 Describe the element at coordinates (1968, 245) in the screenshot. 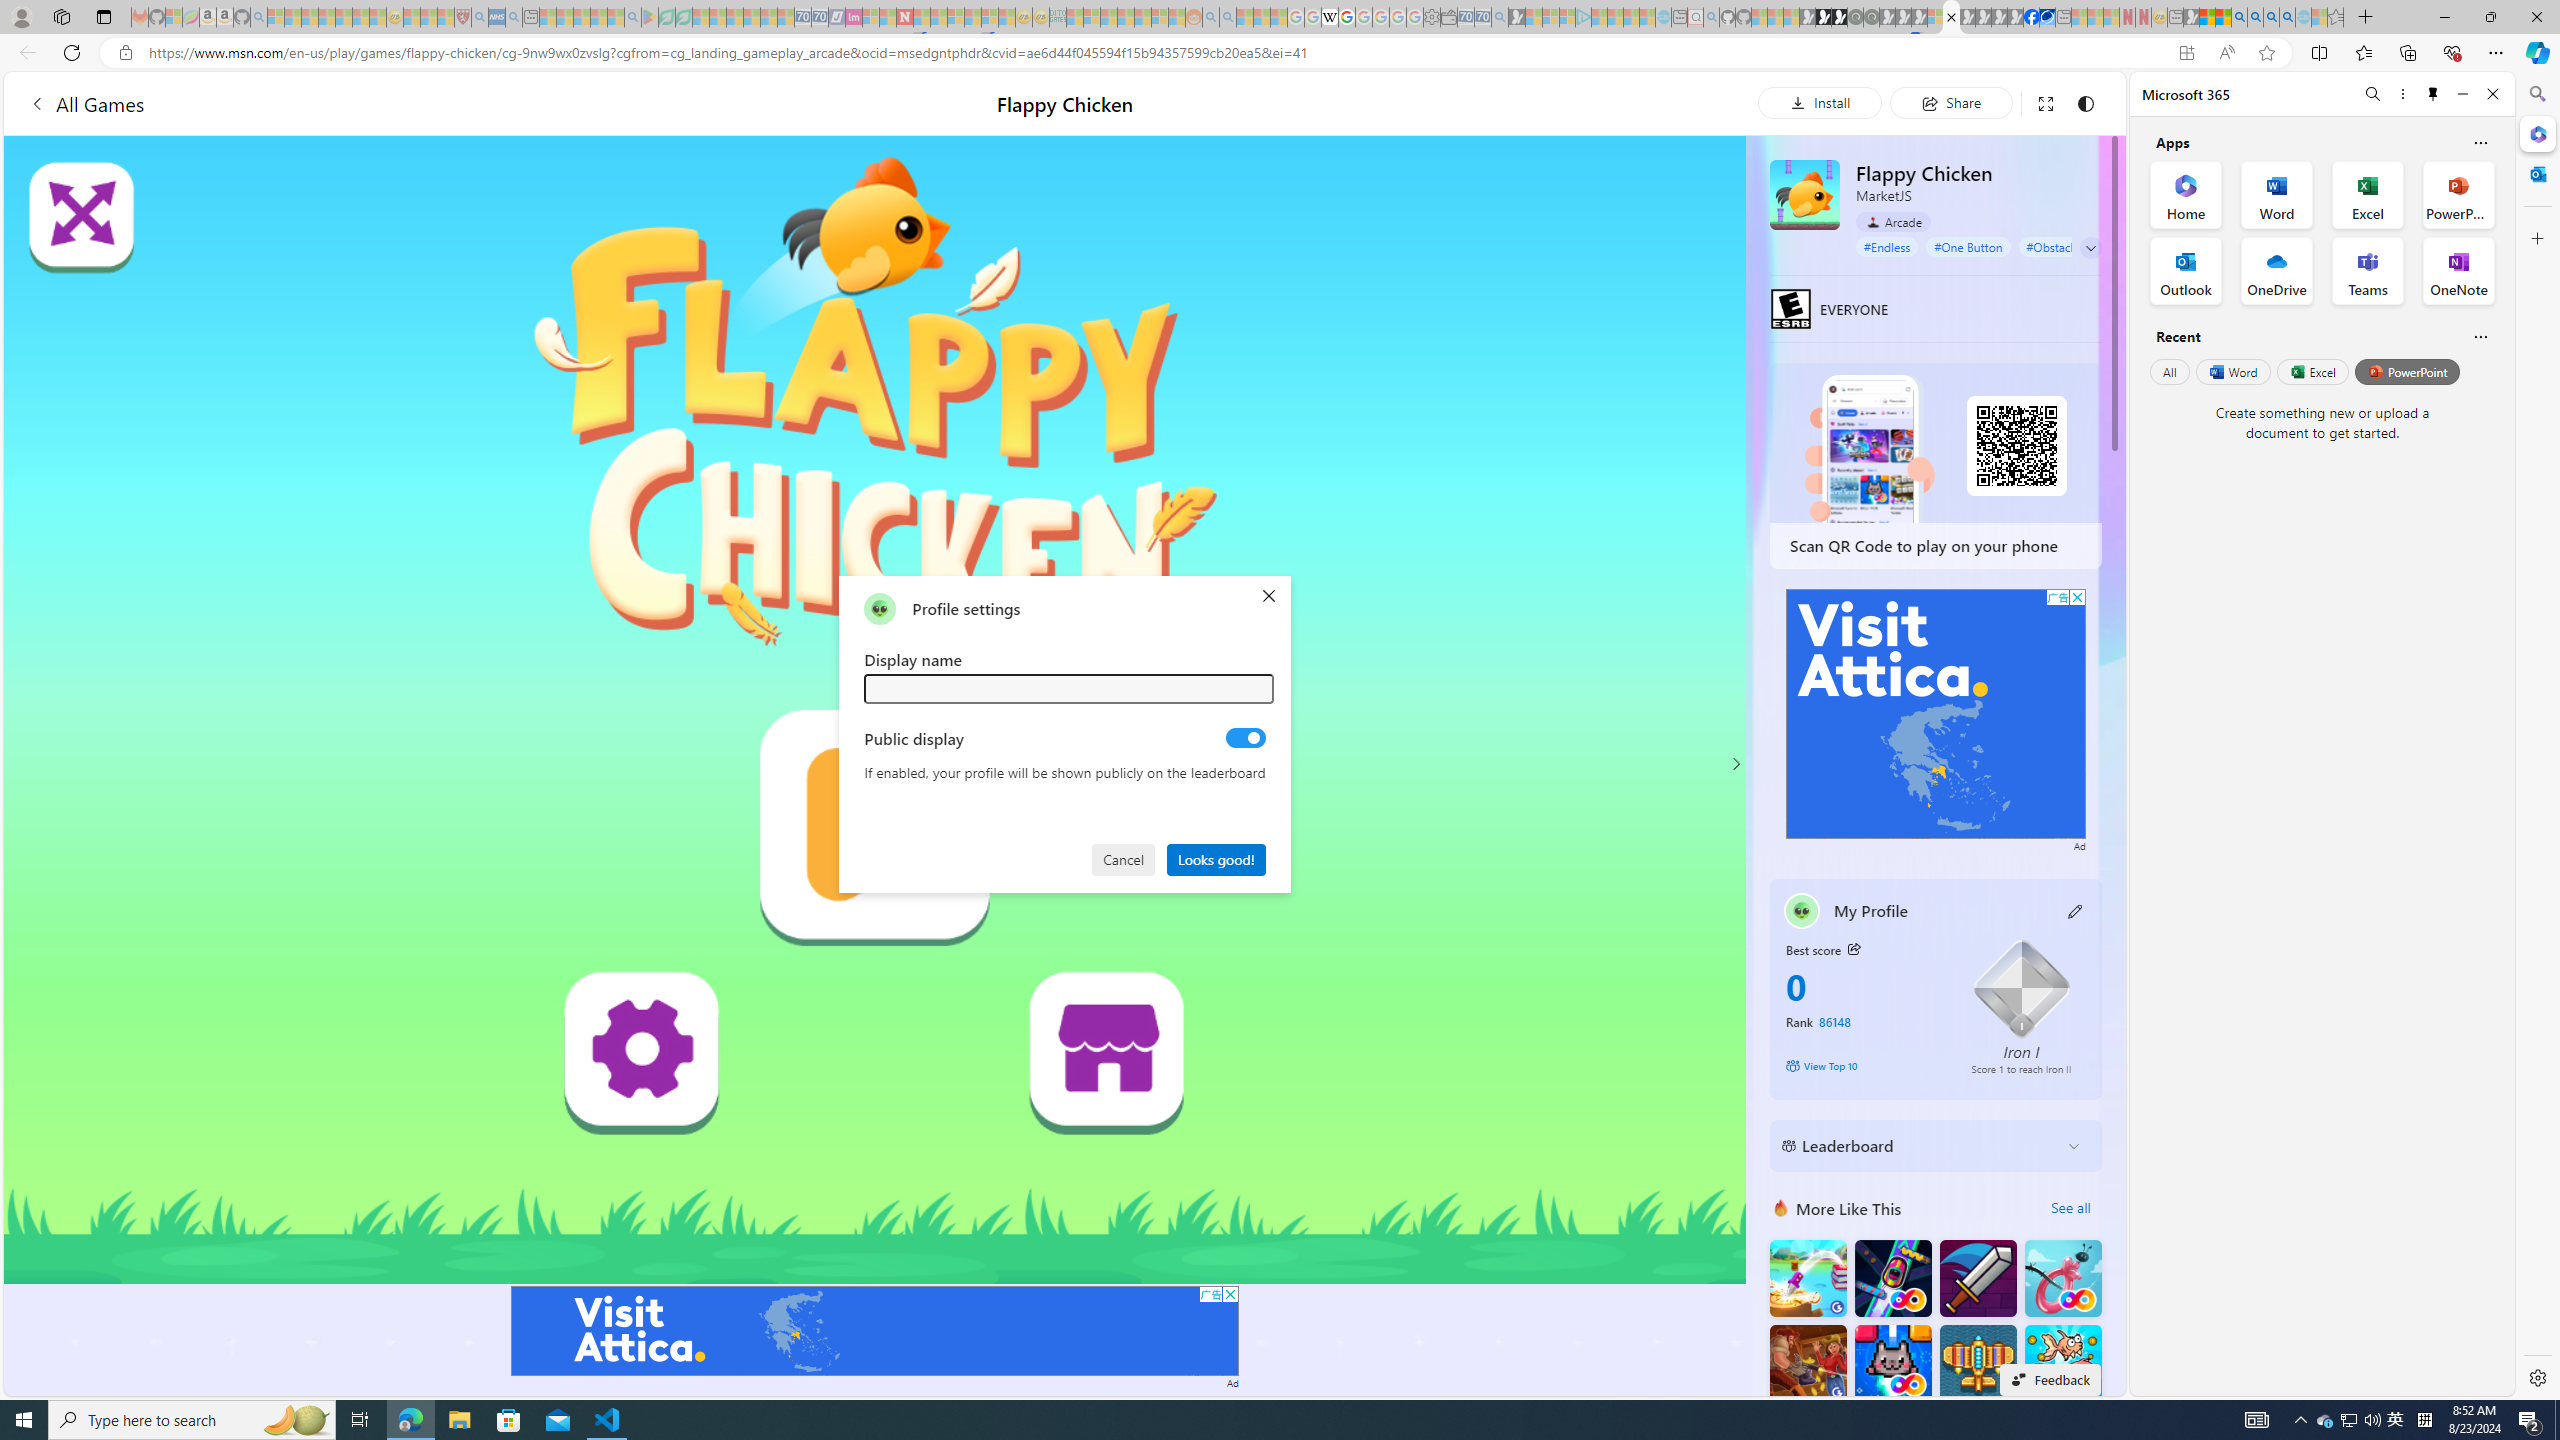

I see `'#One Button'` at that location.